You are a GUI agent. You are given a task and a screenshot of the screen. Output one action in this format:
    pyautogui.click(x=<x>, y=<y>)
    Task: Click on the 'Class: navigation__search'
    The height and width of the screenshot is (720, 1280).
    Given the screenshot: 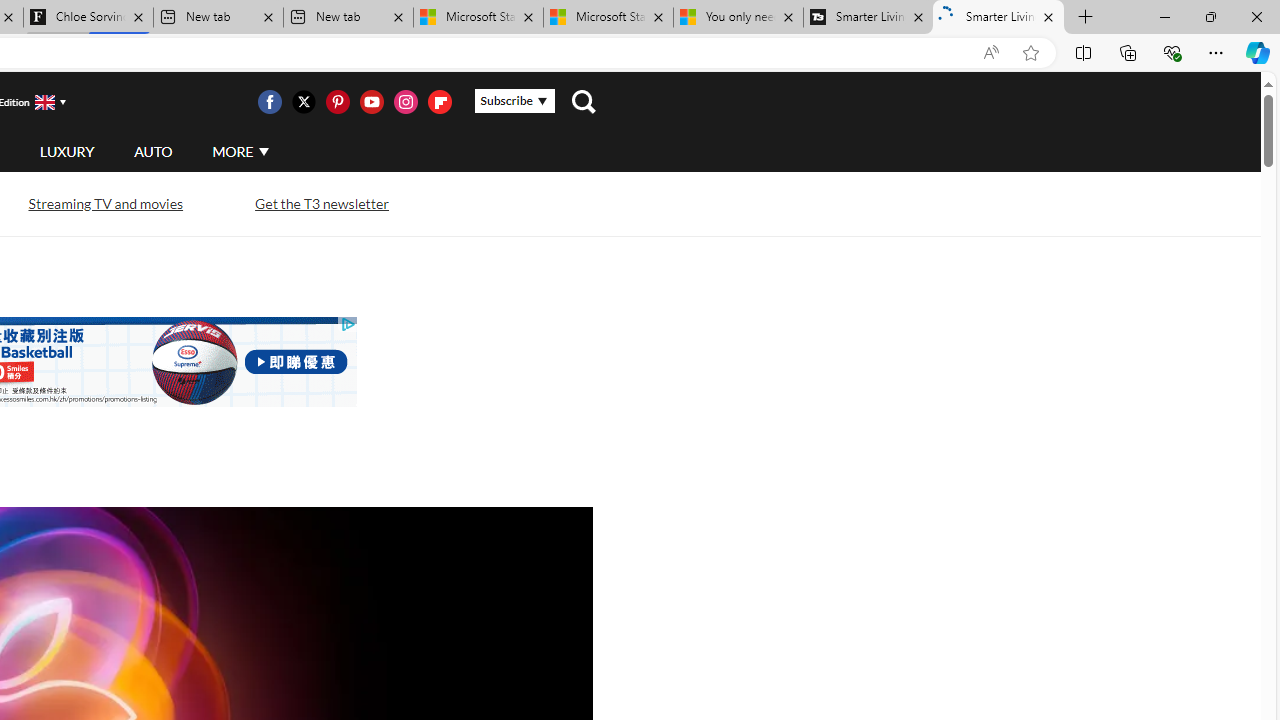 What is the action you would take?
    pyautogui.click(x=582, y=101)
    